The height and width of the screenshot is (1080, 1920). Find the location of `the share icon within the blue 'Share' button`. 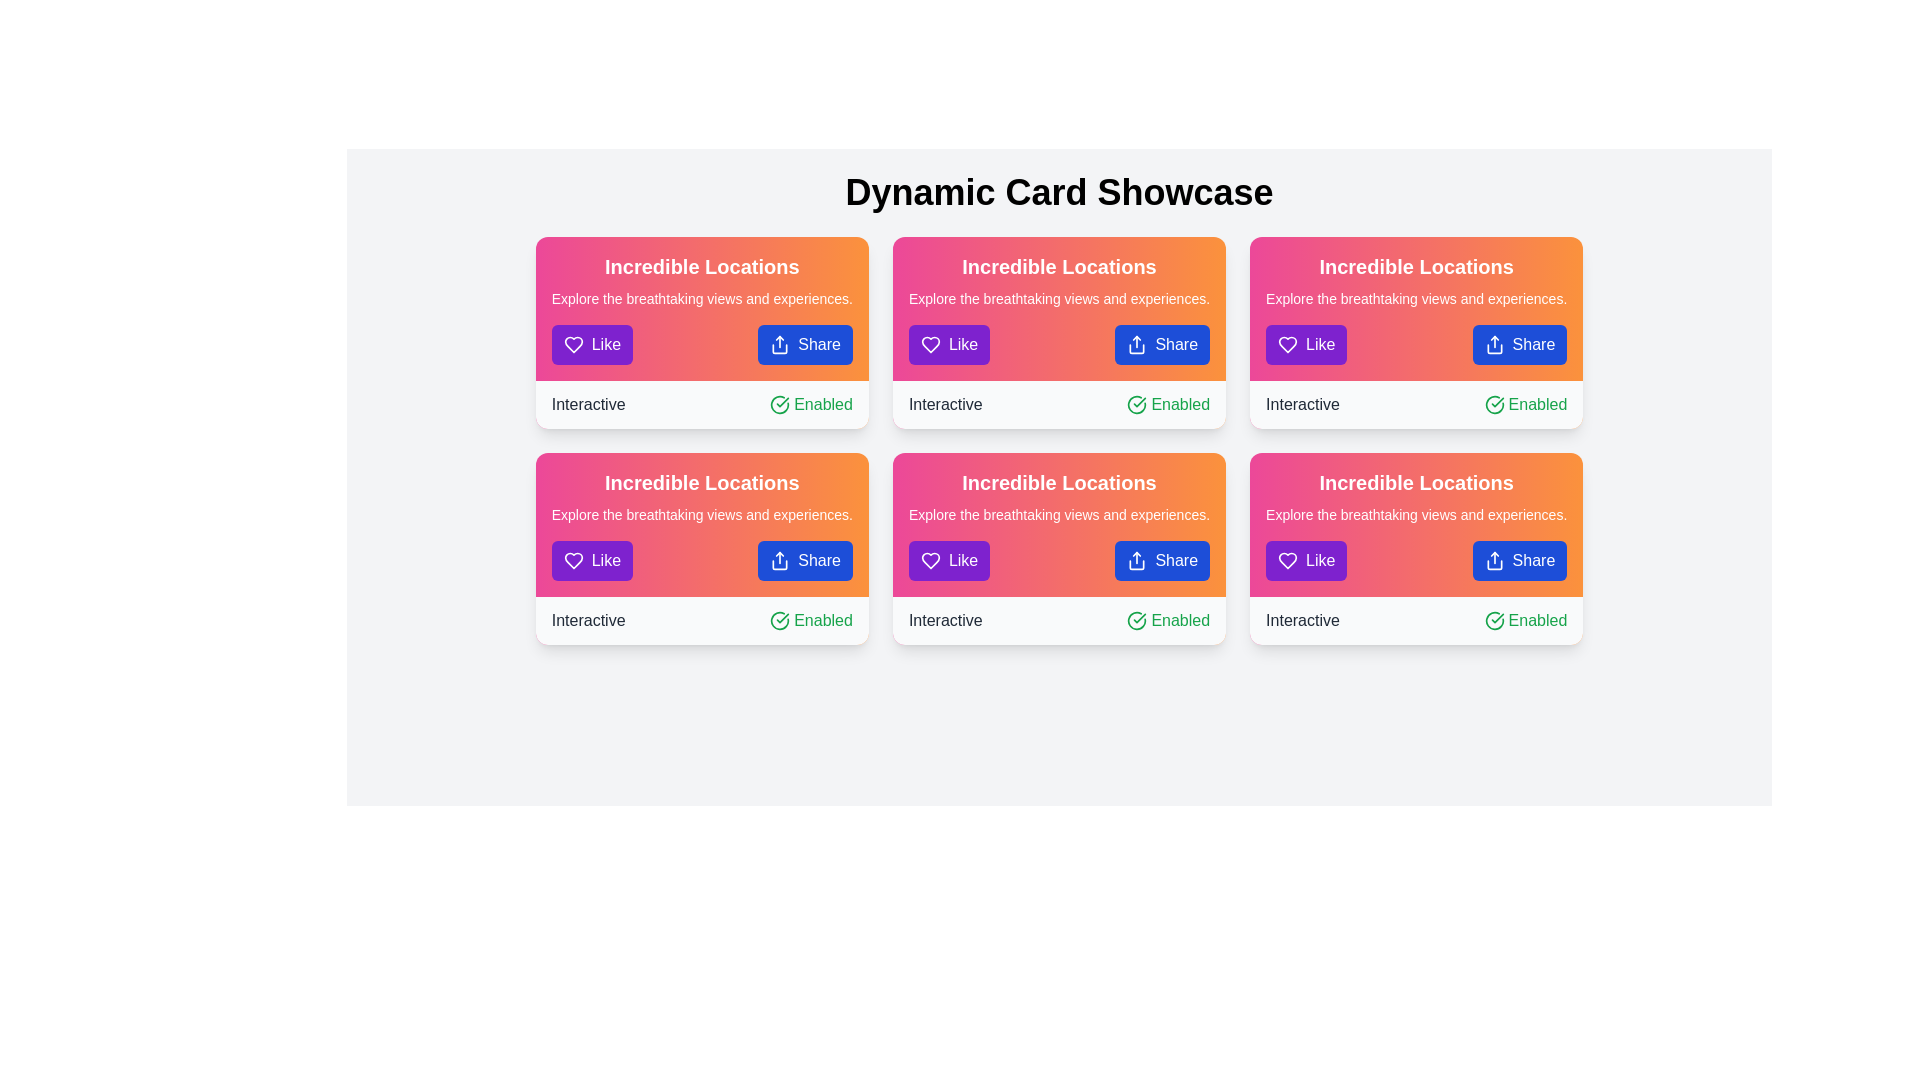

the share icon within the blue 'Share' button is located at coordinates (1494, 560).